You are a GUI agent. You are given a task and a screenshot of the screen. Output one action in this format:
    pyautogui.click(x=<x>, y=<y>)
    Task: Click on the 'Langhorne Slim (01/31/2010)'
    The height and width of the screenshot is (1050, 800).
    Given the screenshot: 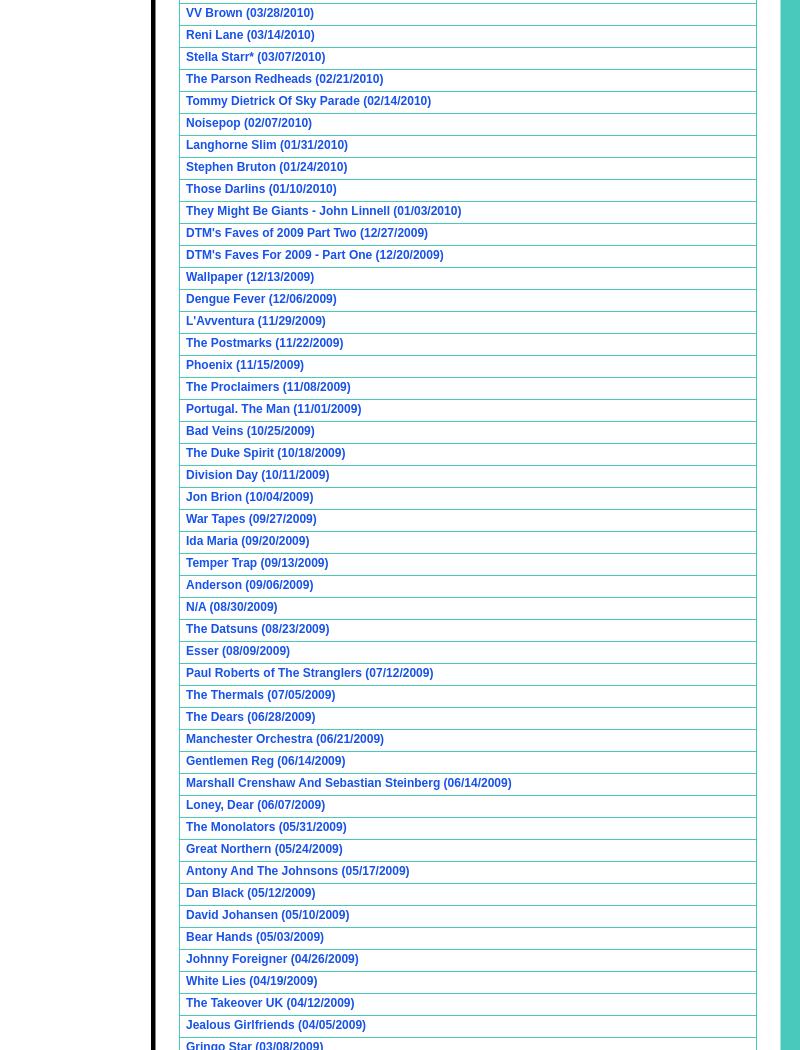 What is the action you would take?
    pyautogui.click(x=265, y=144)
    